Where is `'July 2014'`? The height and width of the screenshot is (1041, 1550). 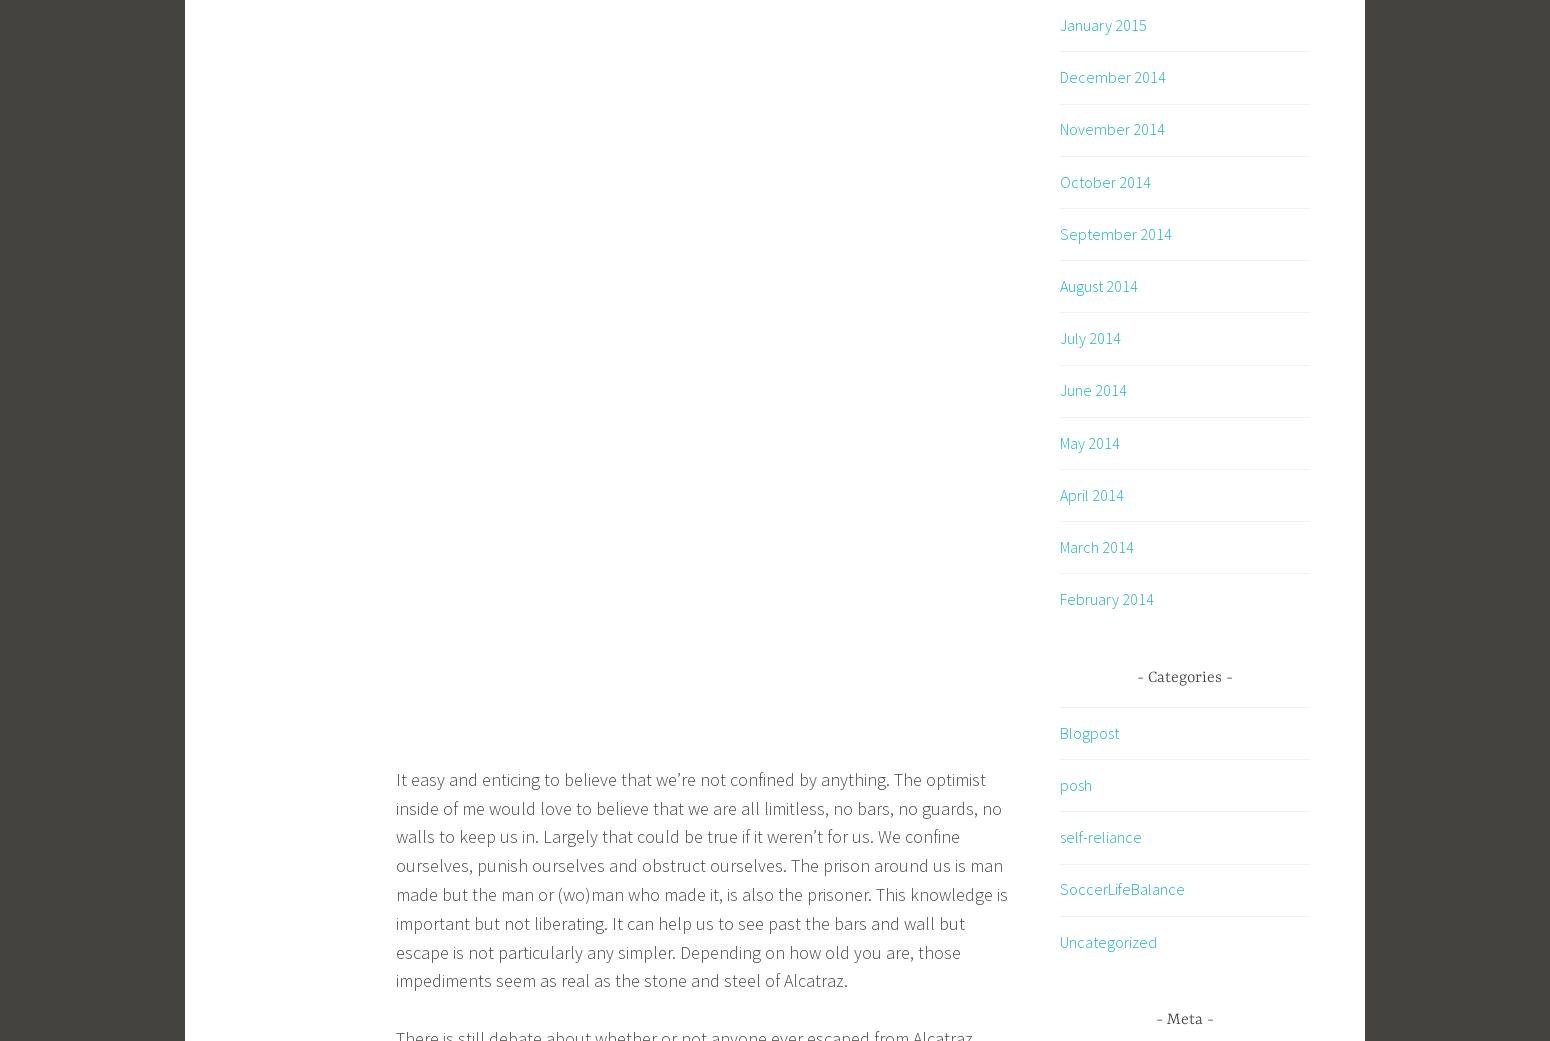
'July 2014' is located at coordinates (1089, 338).